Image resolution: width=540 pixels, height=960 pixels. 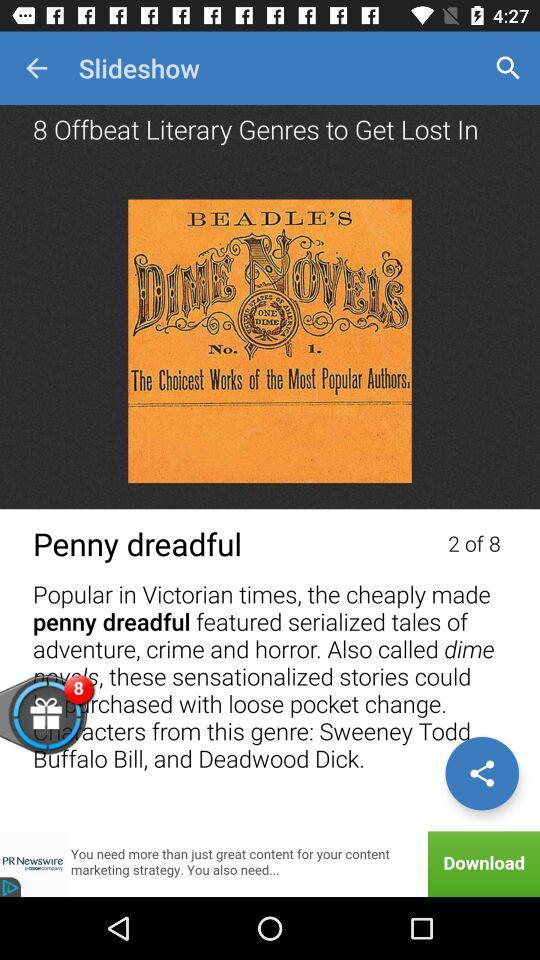 I want to click on open gifts, so click(x=77, y=725).